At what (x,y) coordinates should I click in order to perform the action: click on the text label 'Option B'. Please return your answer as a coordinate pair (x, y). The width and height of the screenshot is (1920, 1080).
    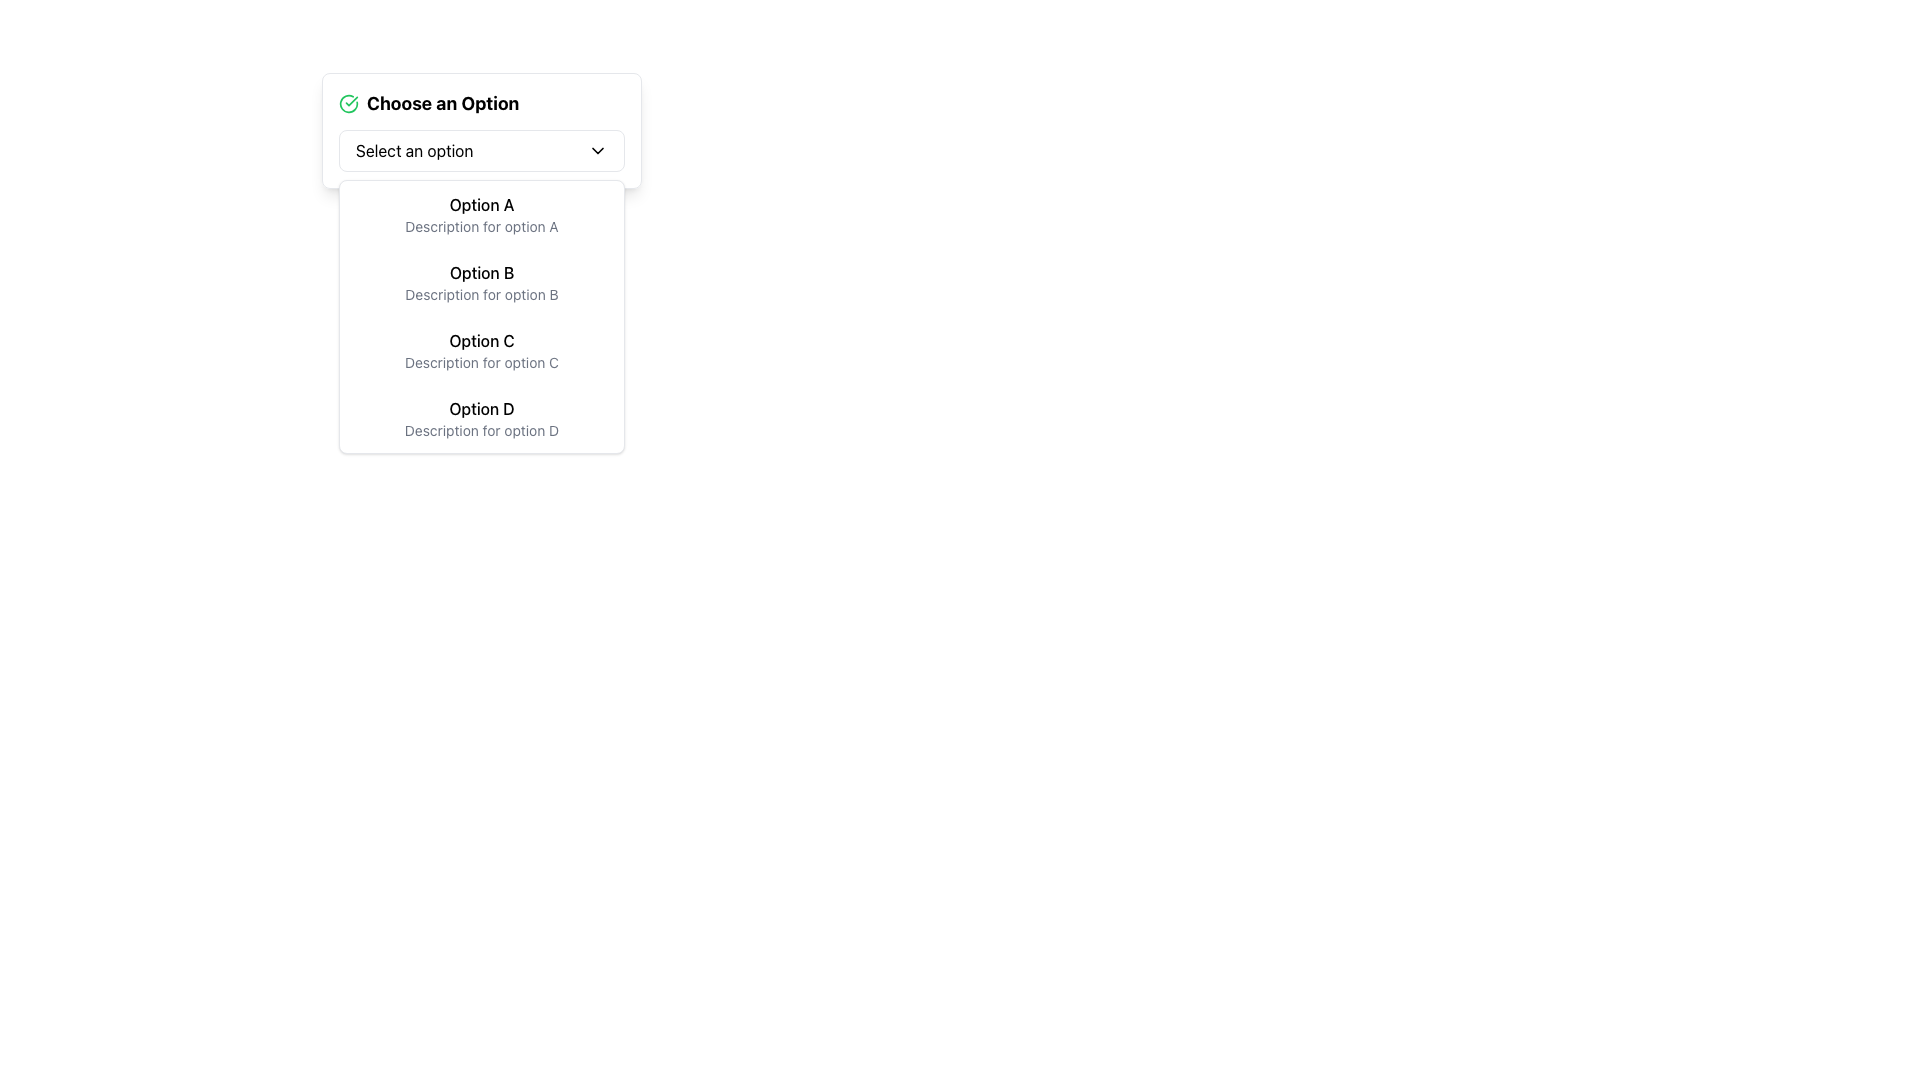
    Looking at the image, I should click on (481, 273).